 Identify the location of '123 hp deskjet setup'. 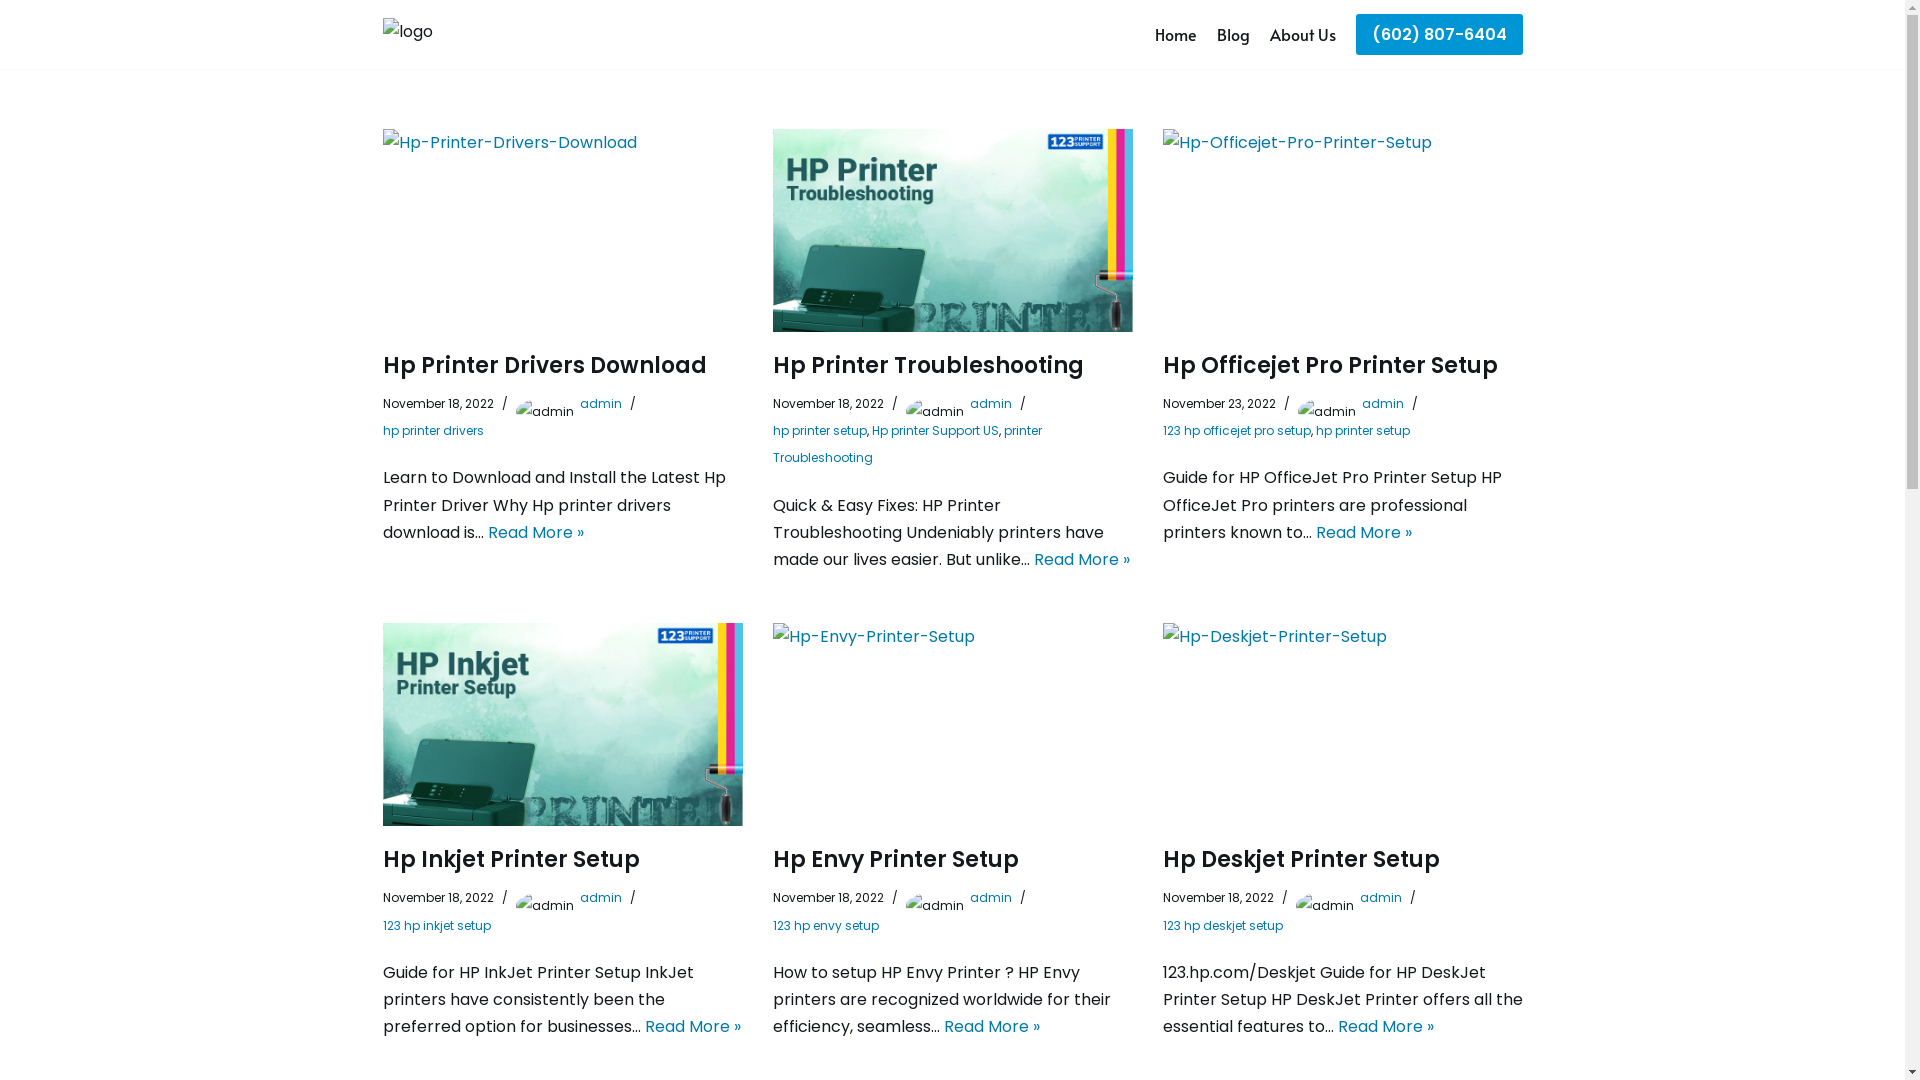
(1221, 924).